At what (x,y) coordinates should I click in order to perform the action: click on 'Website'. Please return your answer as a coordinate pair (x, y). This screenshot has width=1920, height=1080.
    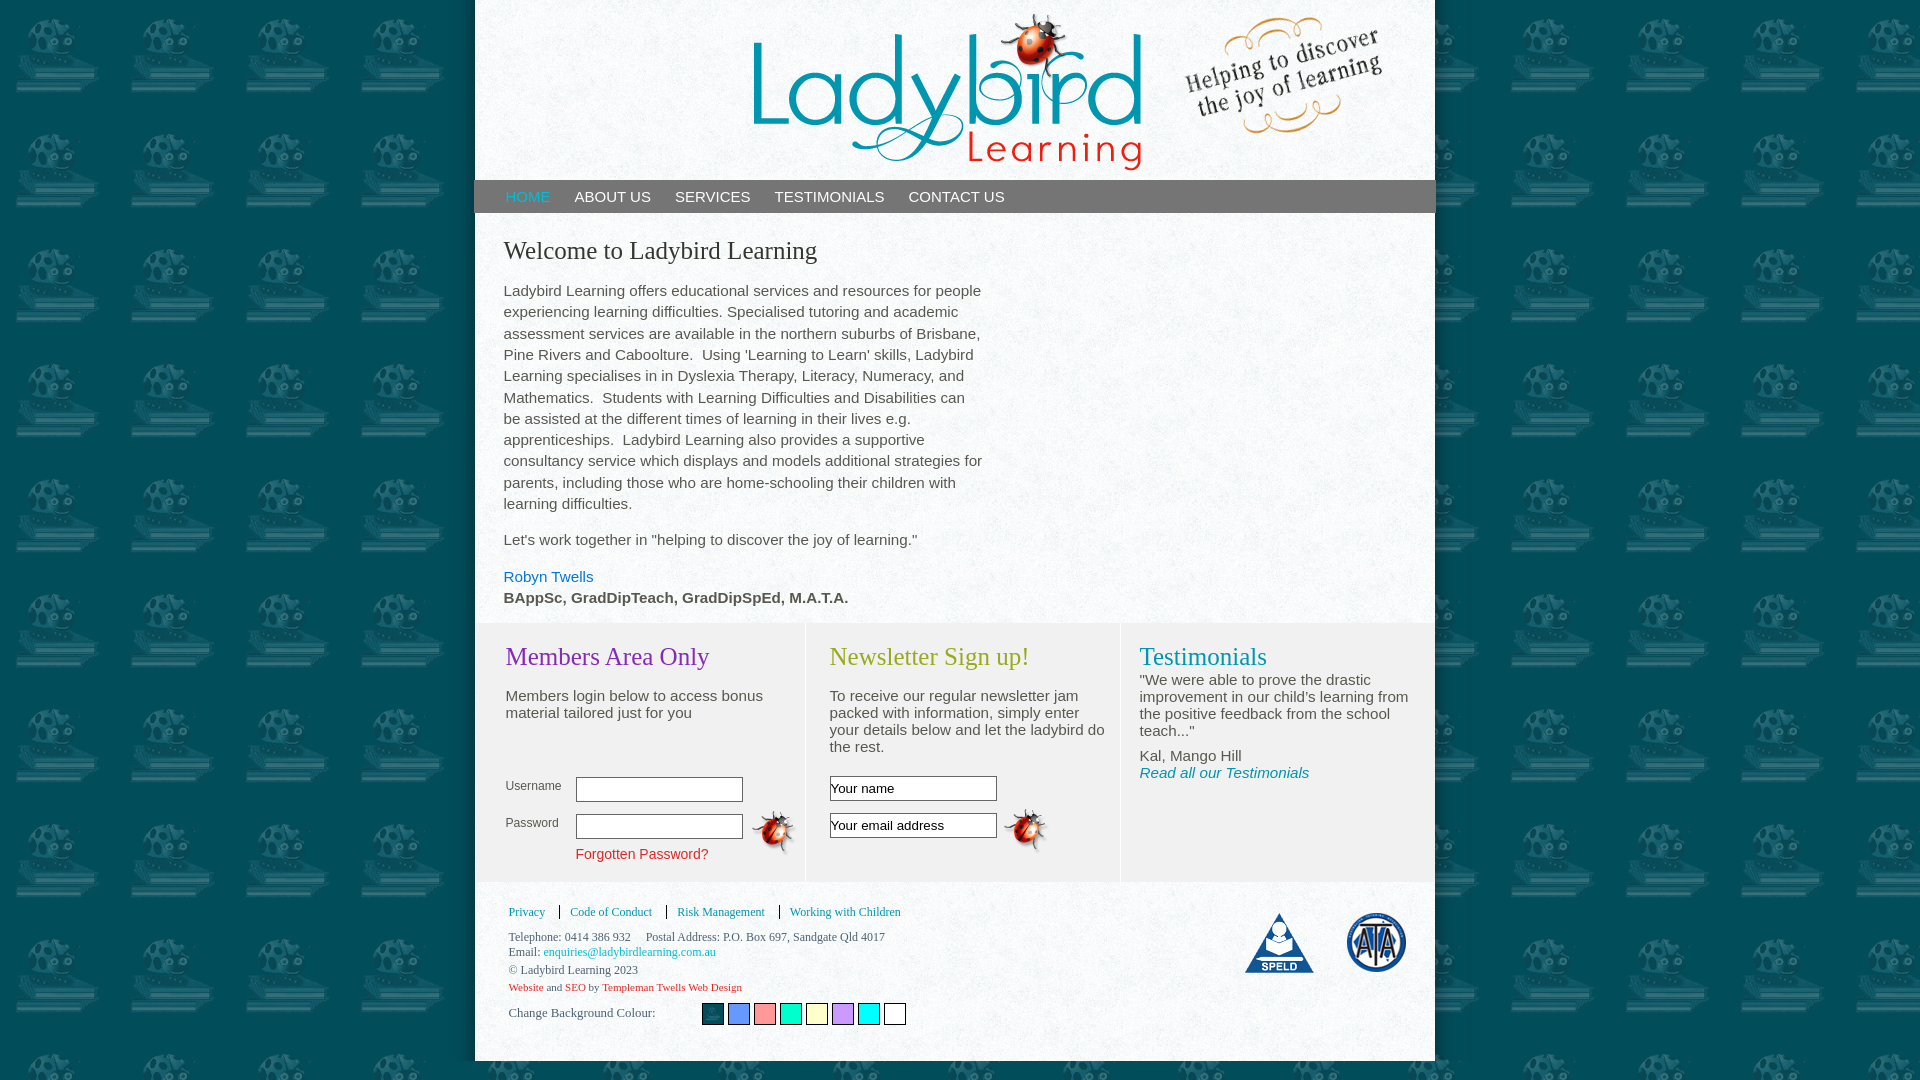
    Looking at the image, I should click on (508, 986).